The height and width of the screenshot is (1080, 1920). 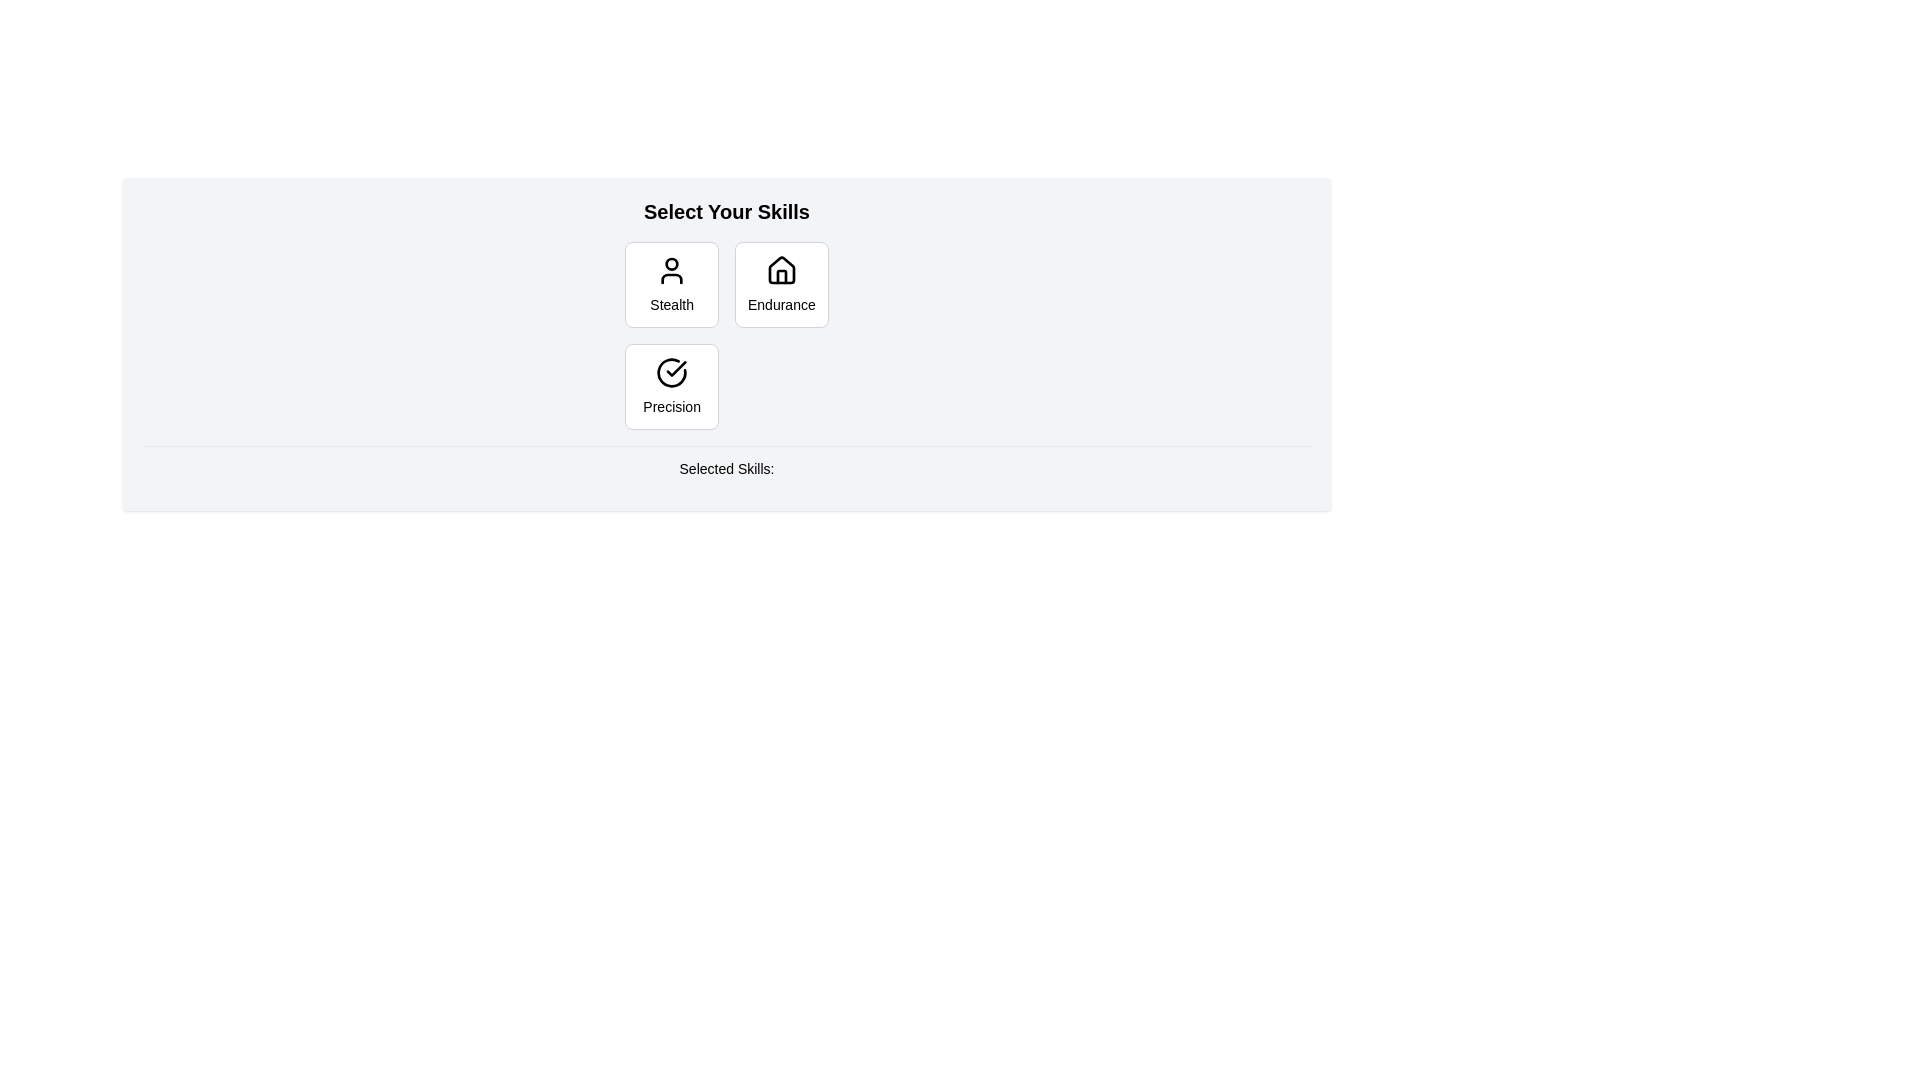 What do you see at coordinates (780, 270) in the screenshot?
I see `the house-shaped icon, which is the second object in a row of selectable skills icons` at bounding box center [780, 270].